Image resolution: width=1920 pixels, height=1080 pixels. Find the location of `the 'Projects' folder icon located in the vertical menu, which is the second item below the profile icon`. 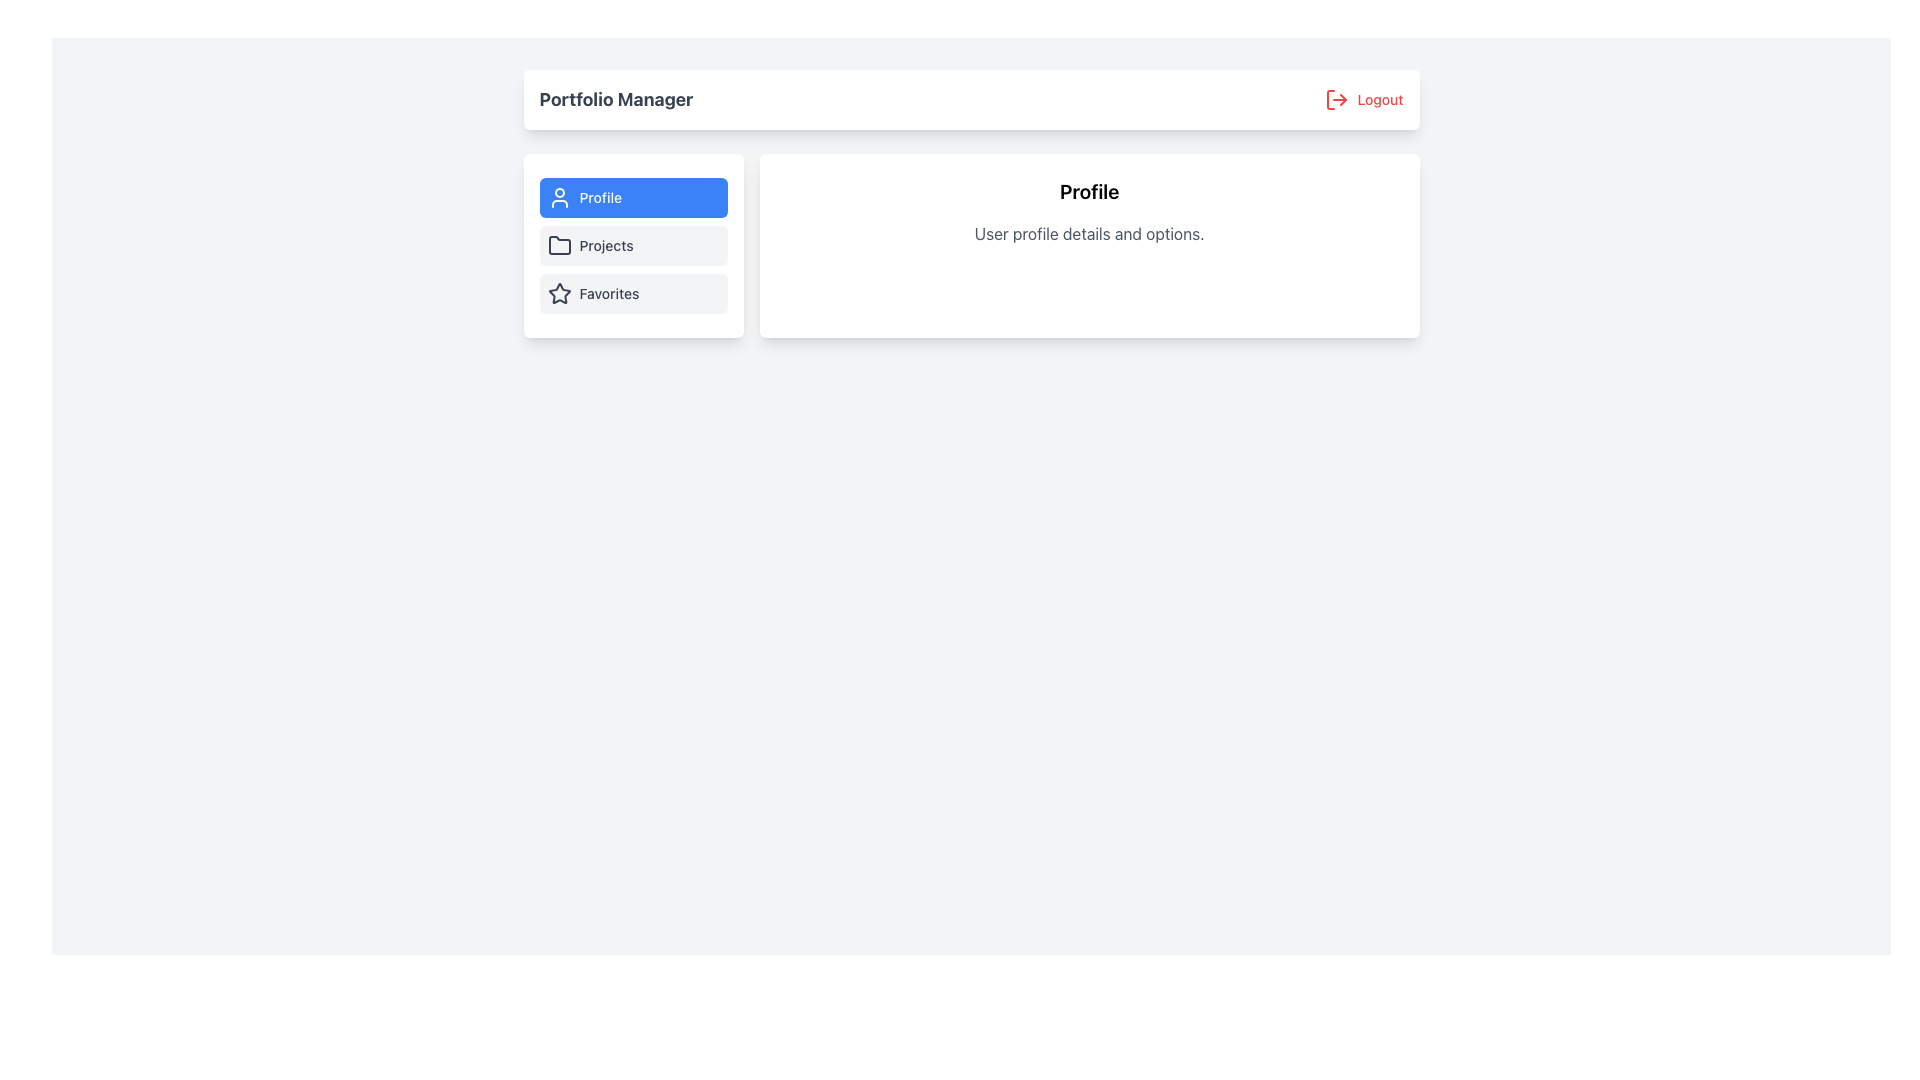

the 'Projects' folder icon located in the vertical menu, which is the second item below the profile icon is located at coordinates (559, 244).